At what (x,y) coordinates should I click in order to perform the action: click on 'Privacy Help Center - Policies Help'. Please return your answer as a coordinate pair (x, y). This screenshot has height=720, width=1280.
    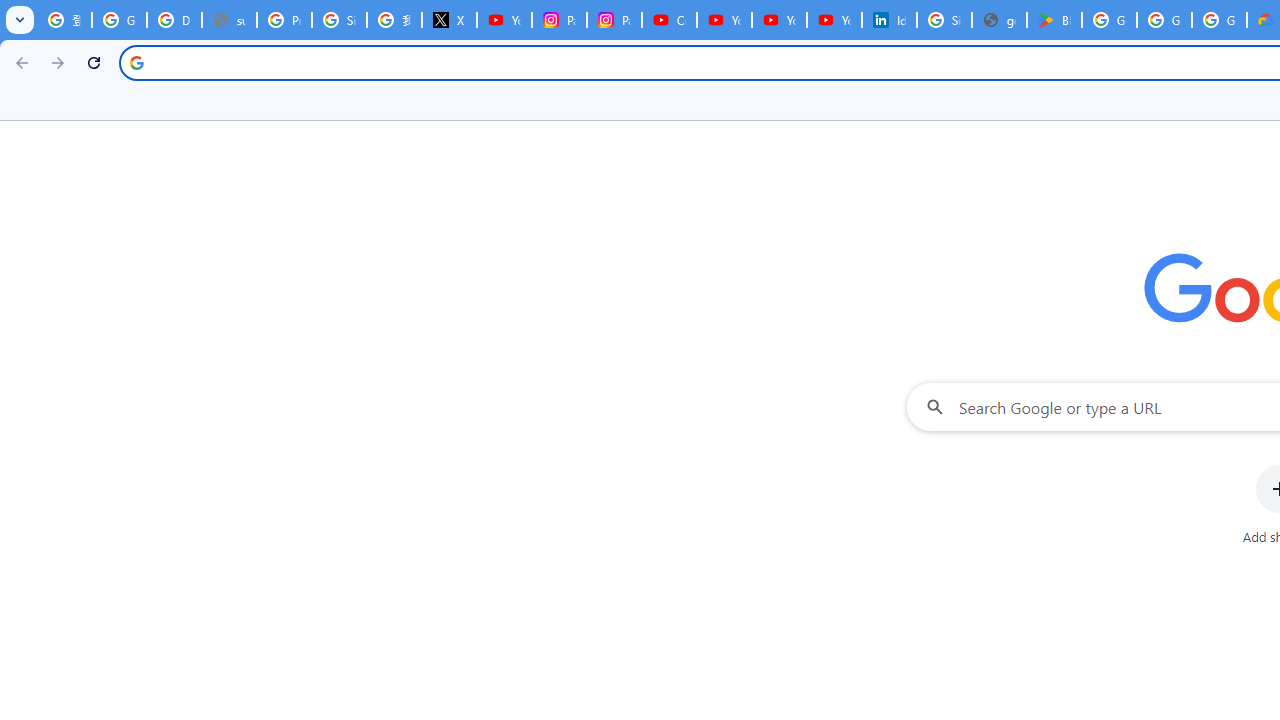
    Looking at the image, I should click on (283, 20).